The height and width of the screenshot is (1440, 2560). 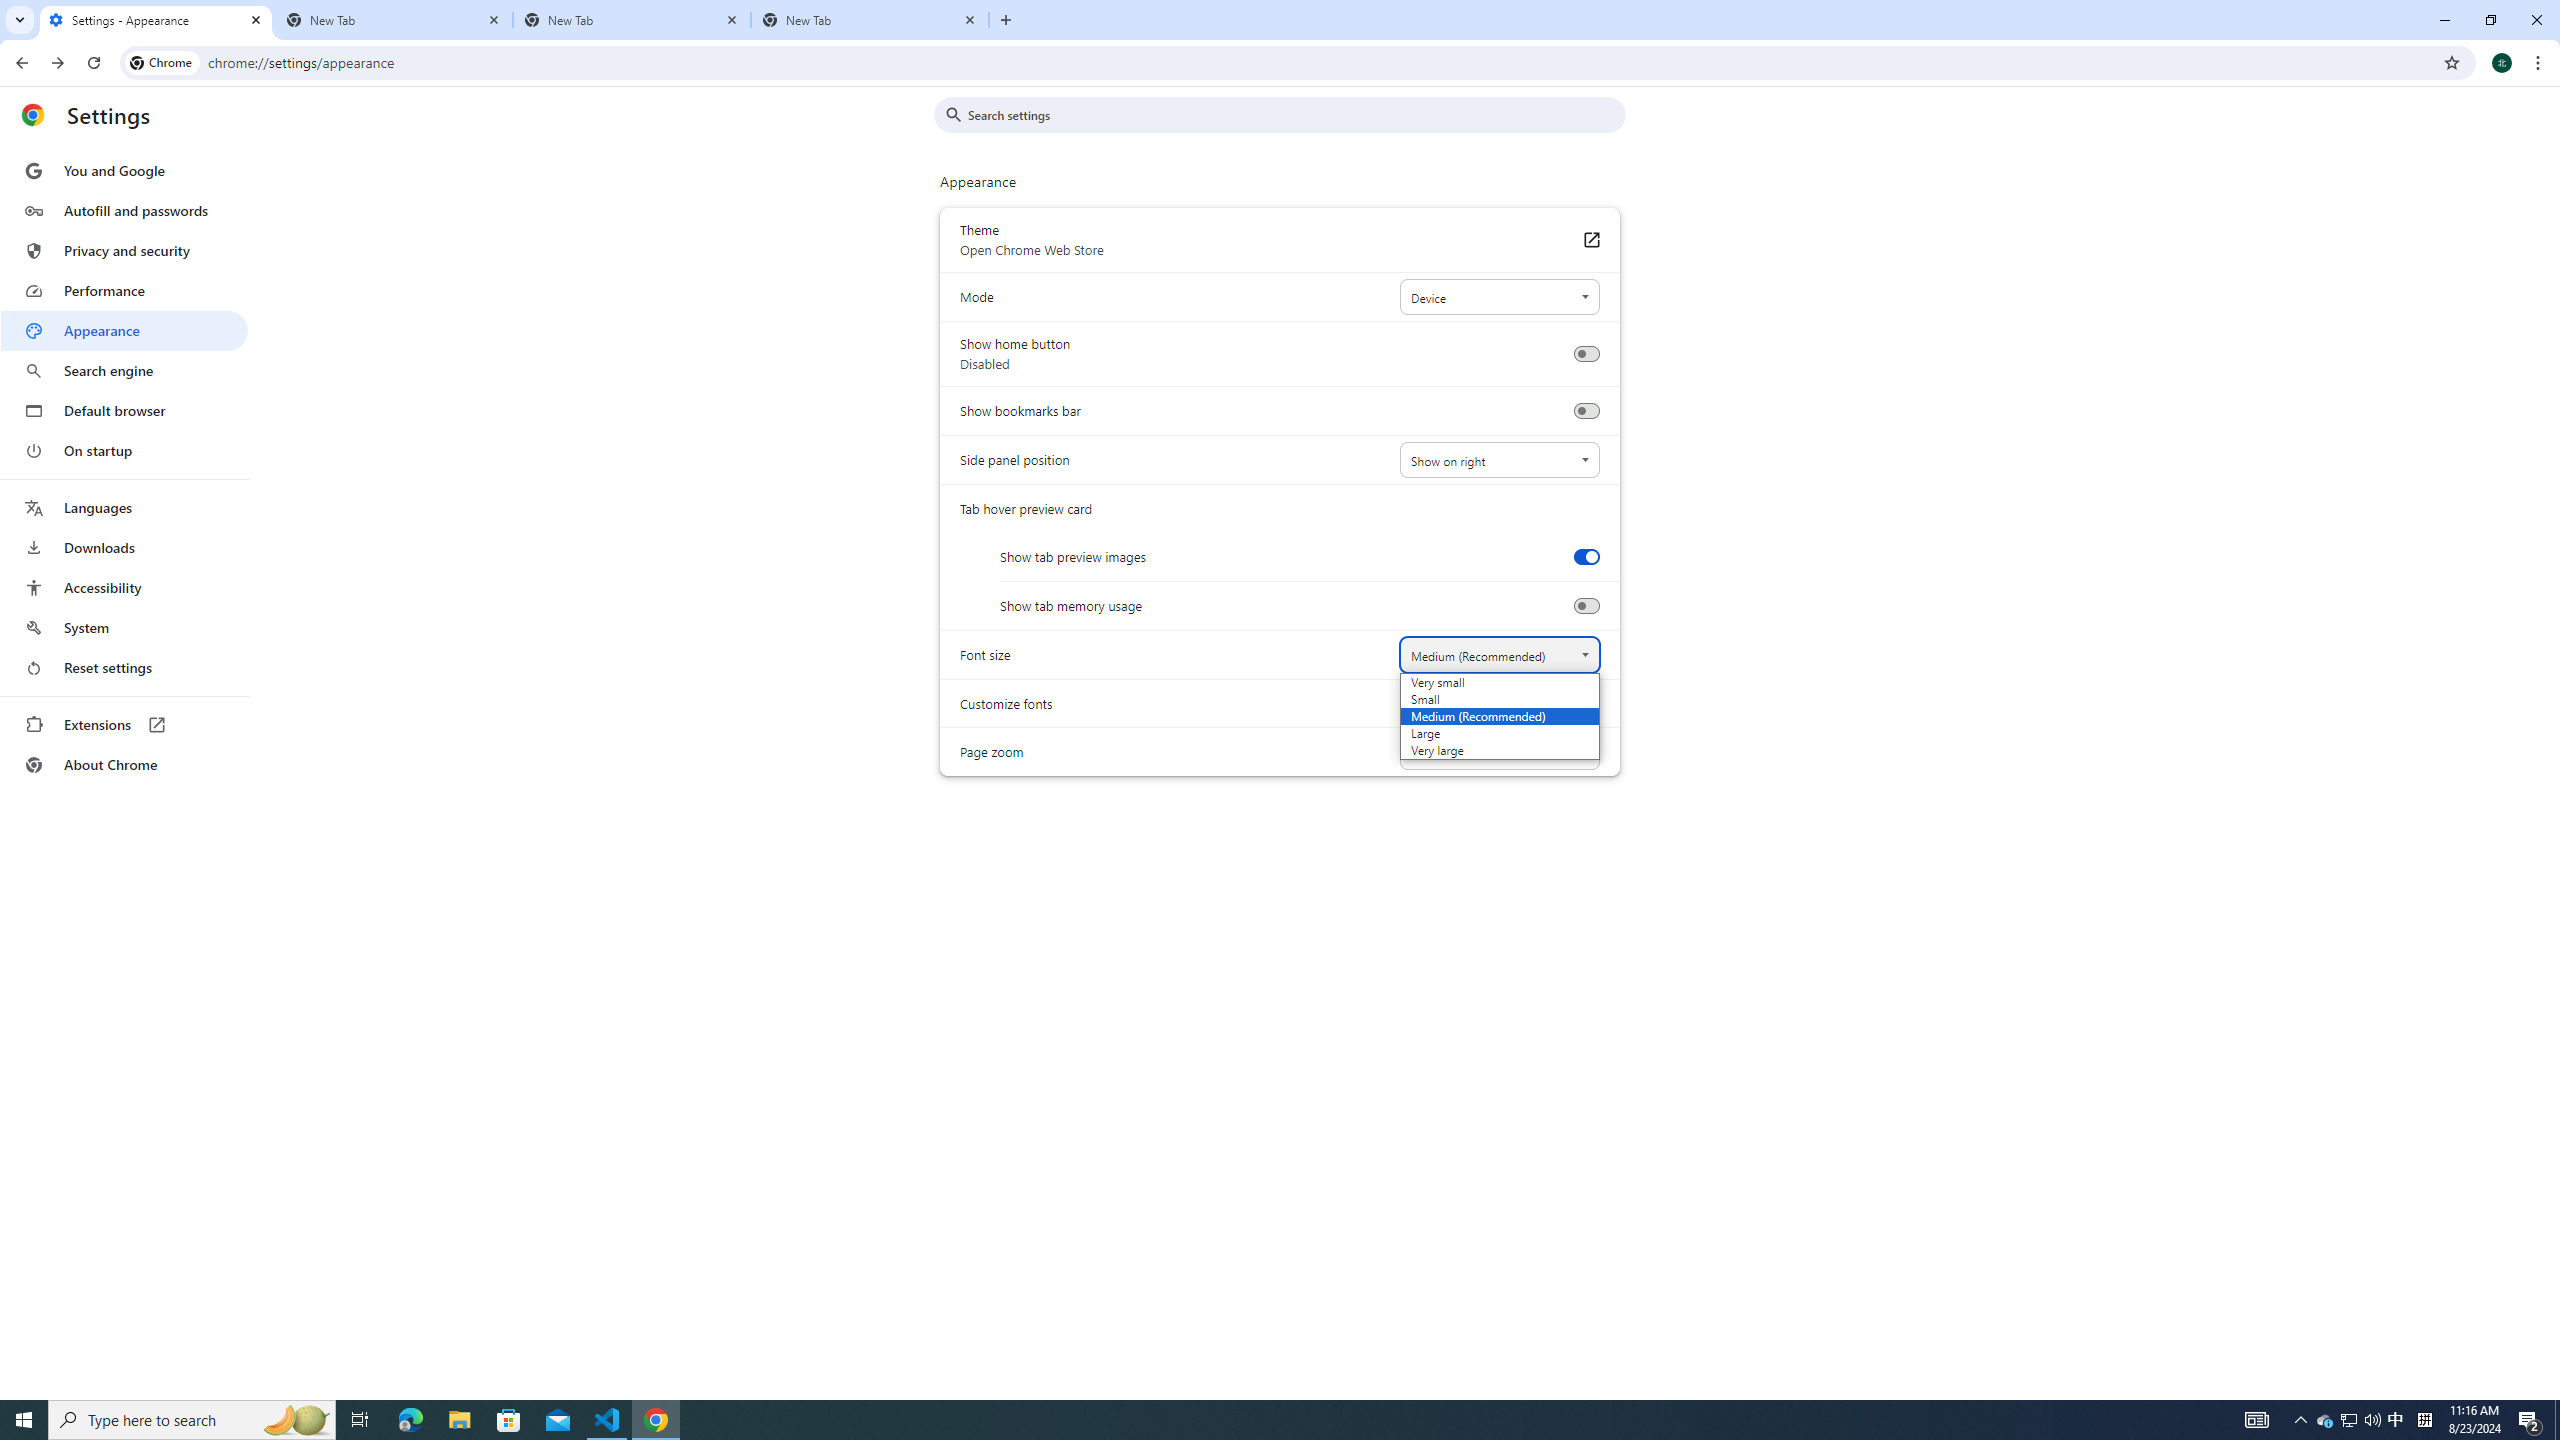 I want to click on 'Side panel position', so click(x=1497, y=459).